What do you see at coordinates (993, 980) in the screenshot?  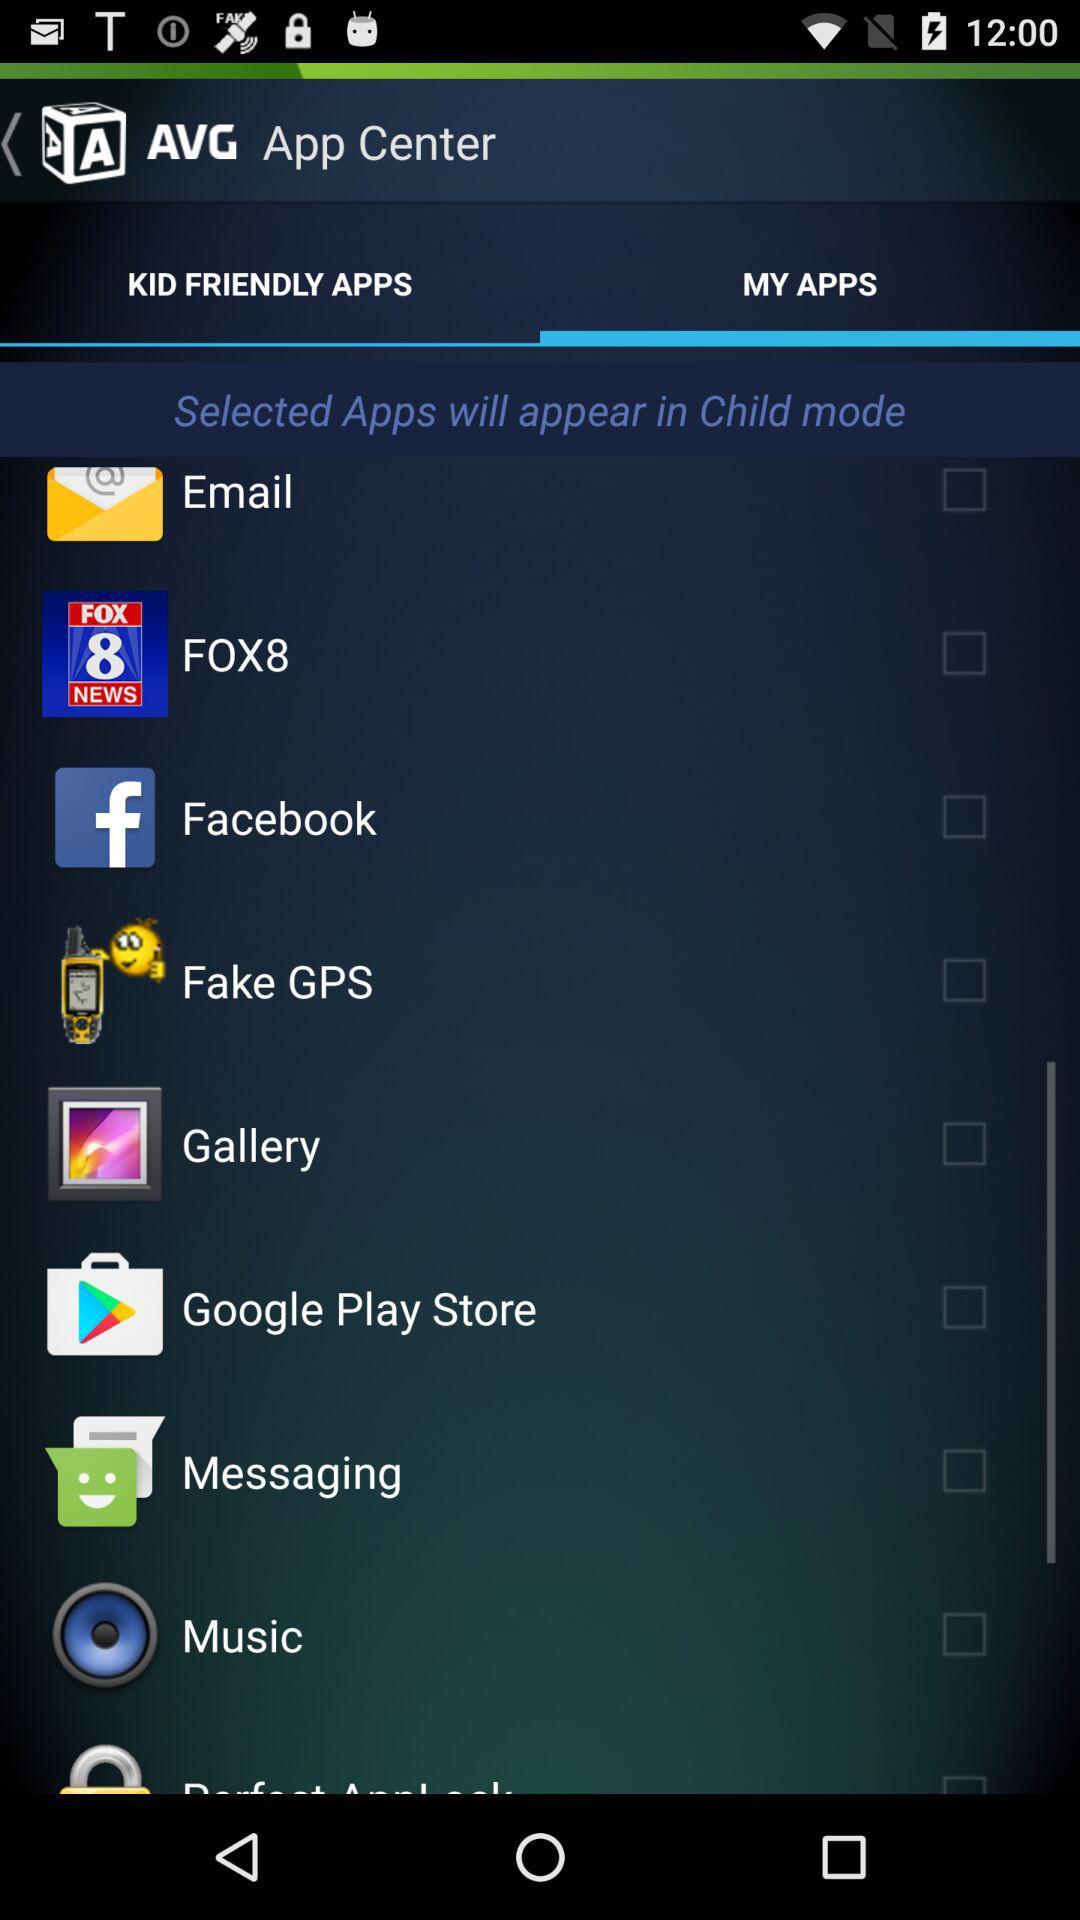 I see `fake gps` at bounding box center [993, 980].